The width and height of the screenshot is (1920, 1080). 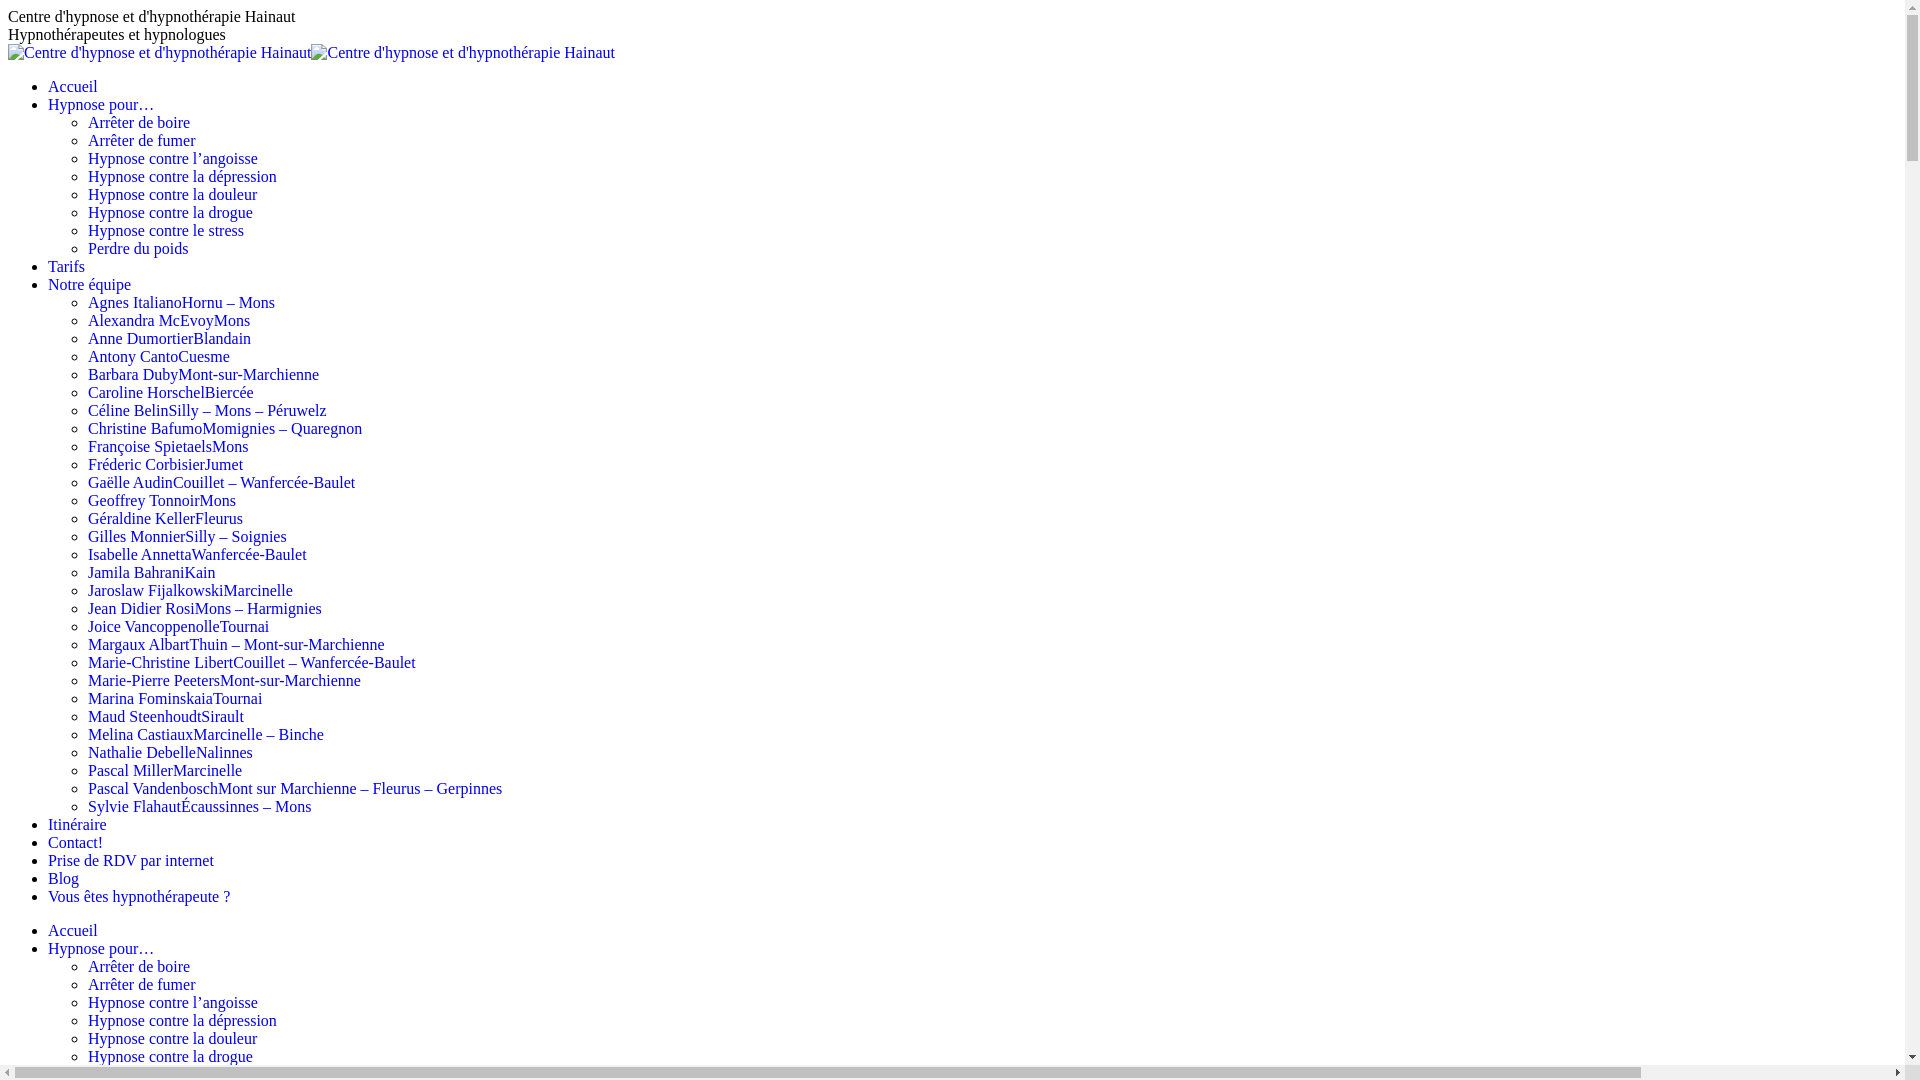 What do you see at coordinates (178, 625) in the screenshot?
I see `'Joice VancoppenolleTournai'` at bounding box center [178, 625].